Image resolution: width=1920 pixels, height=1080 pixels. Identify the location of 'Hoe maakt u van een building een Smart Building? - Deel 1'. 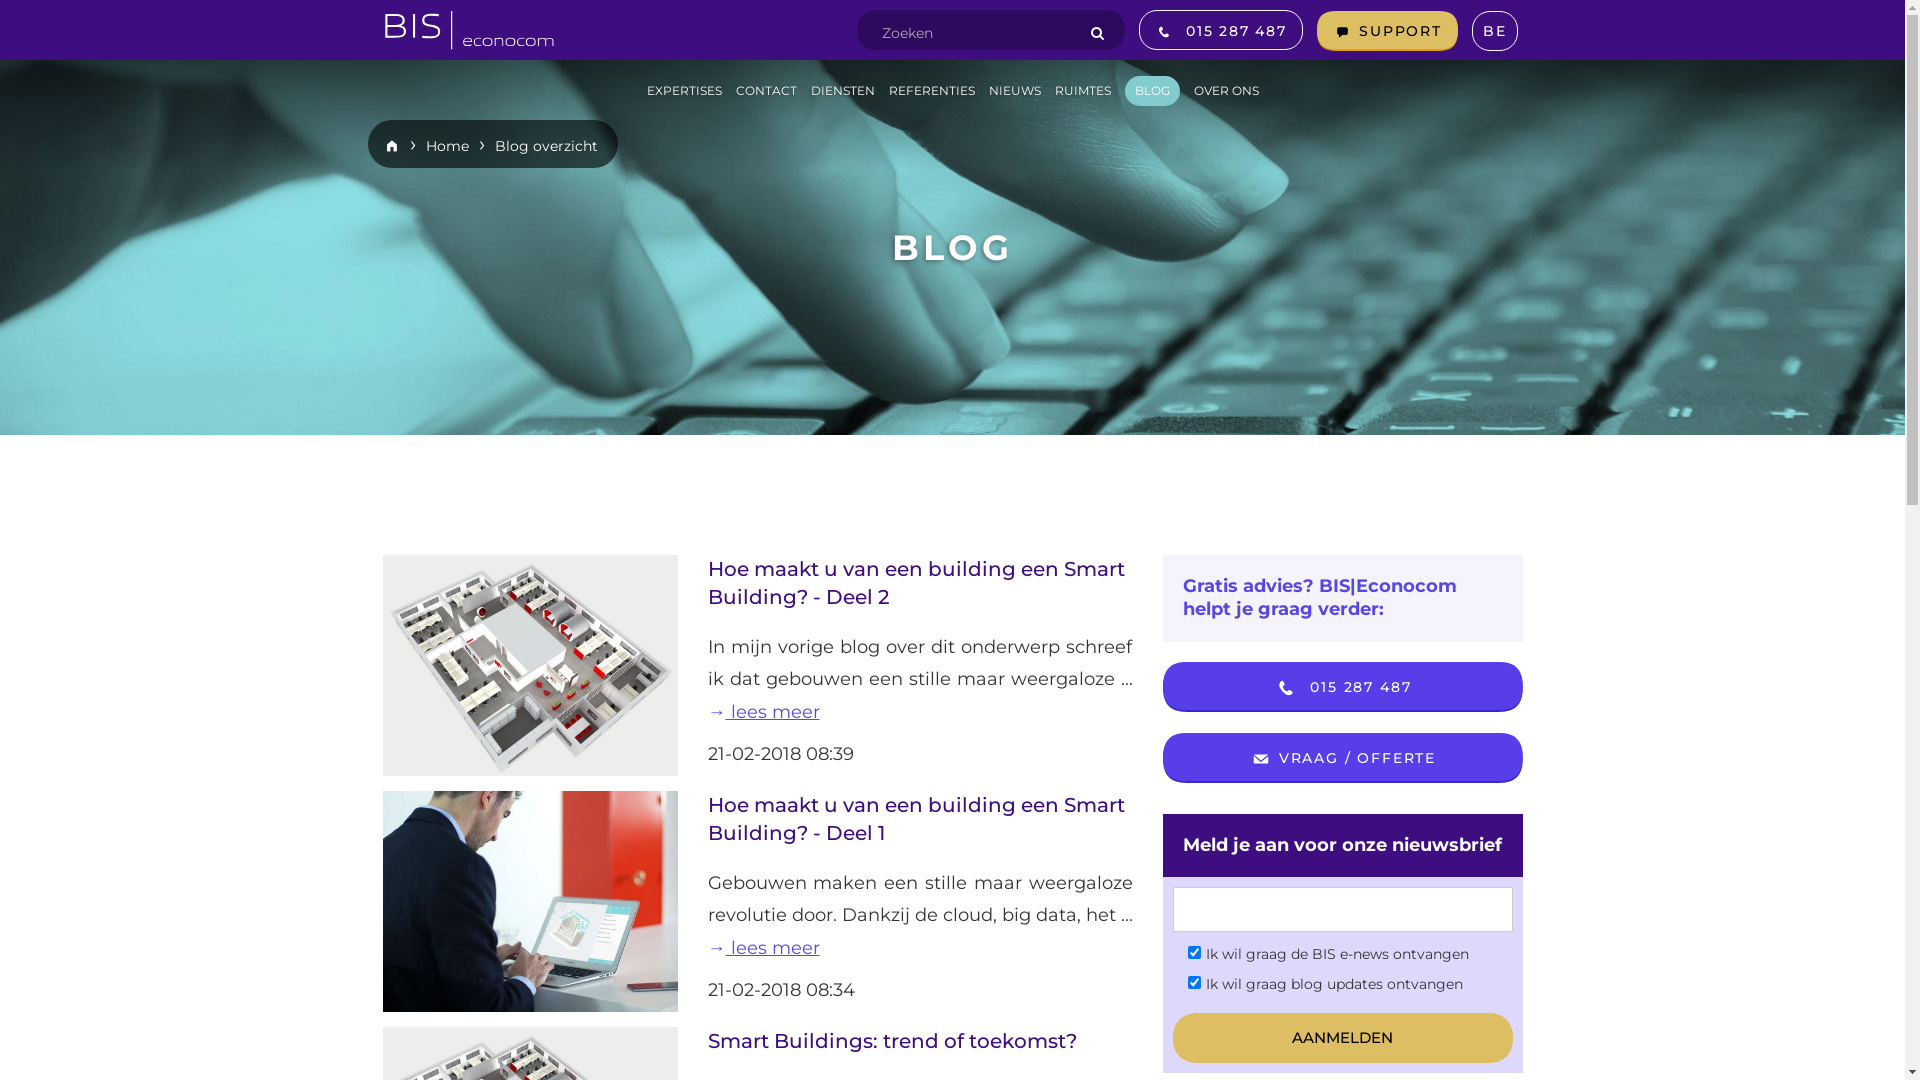
(915, 818).